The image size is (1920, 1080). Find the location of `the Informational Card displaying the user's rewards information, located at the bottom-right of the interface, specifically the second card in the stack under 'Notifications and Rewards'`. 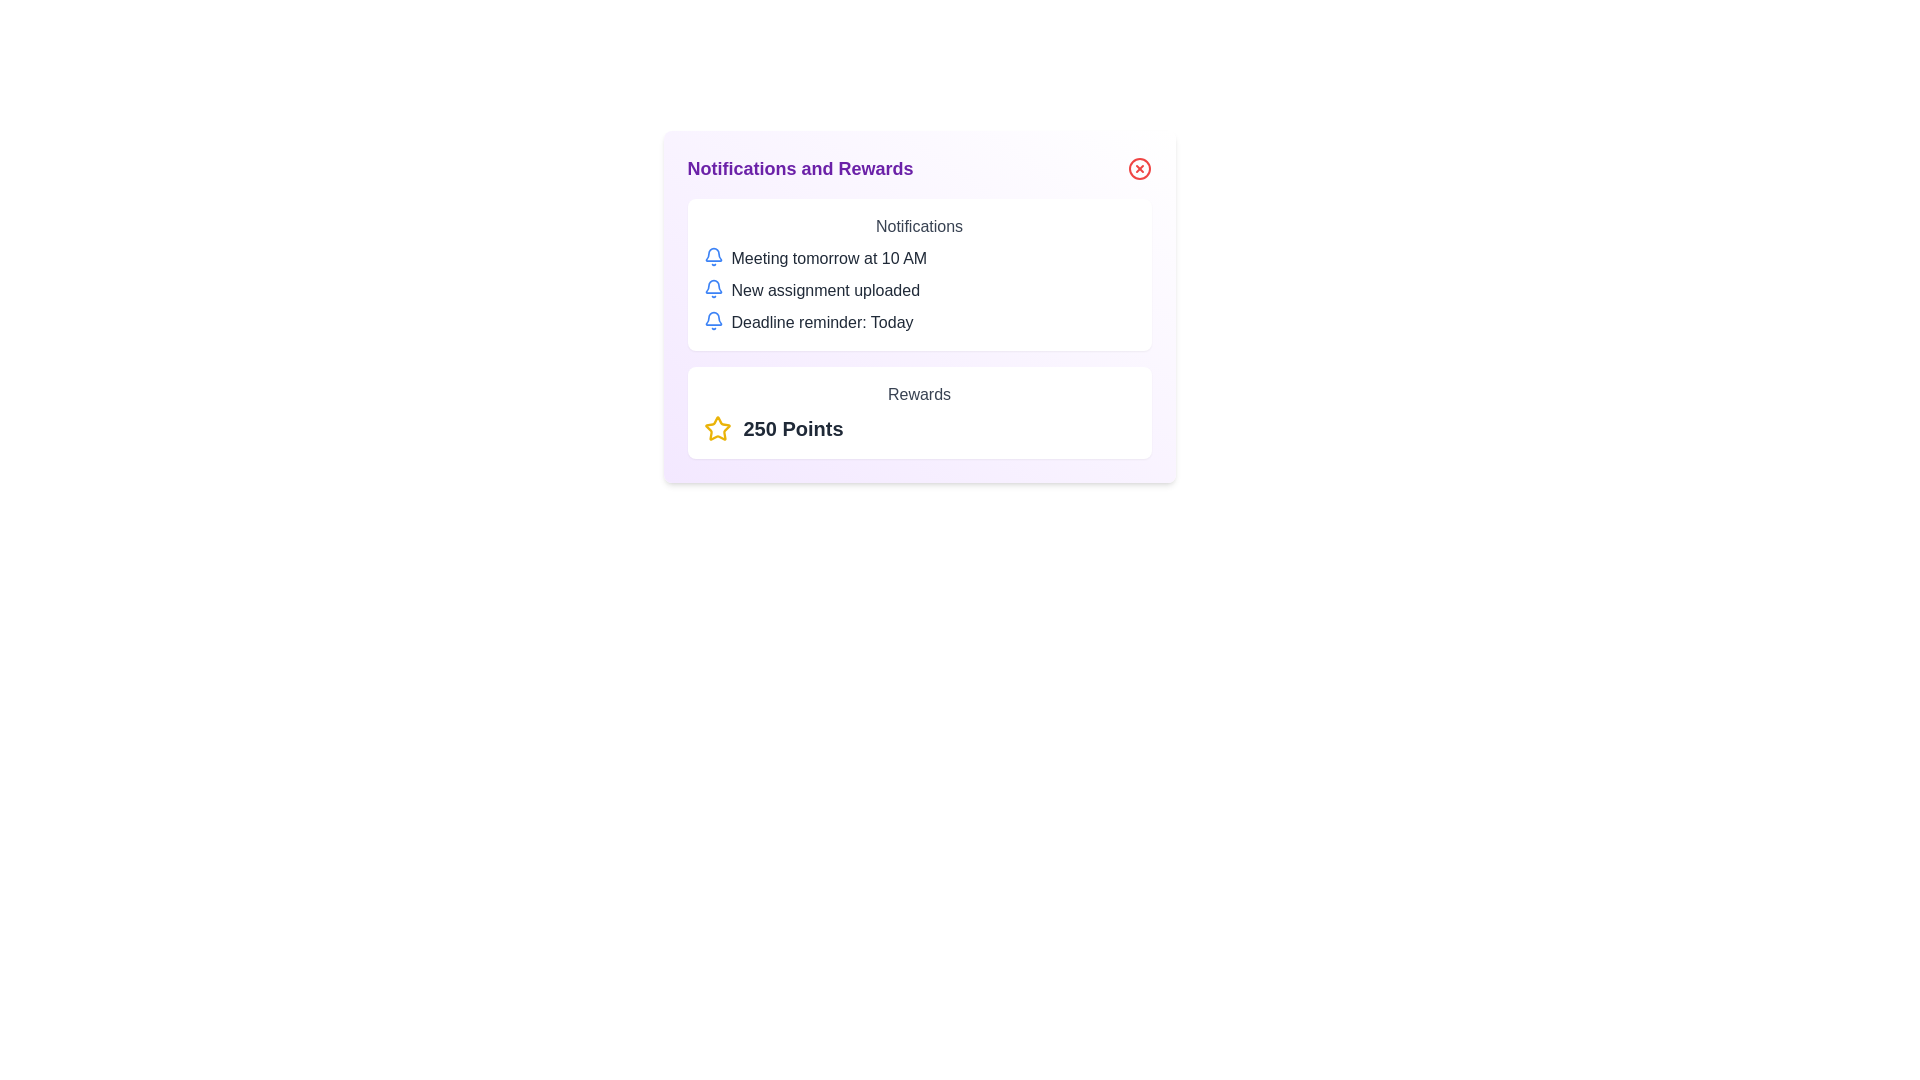

the Informational Card displaying the user's rewards information, located at the bottom-right of the interface, specifically the second card in the stack under 'Notifications and Rewards' is located at coordinates (918, 411).